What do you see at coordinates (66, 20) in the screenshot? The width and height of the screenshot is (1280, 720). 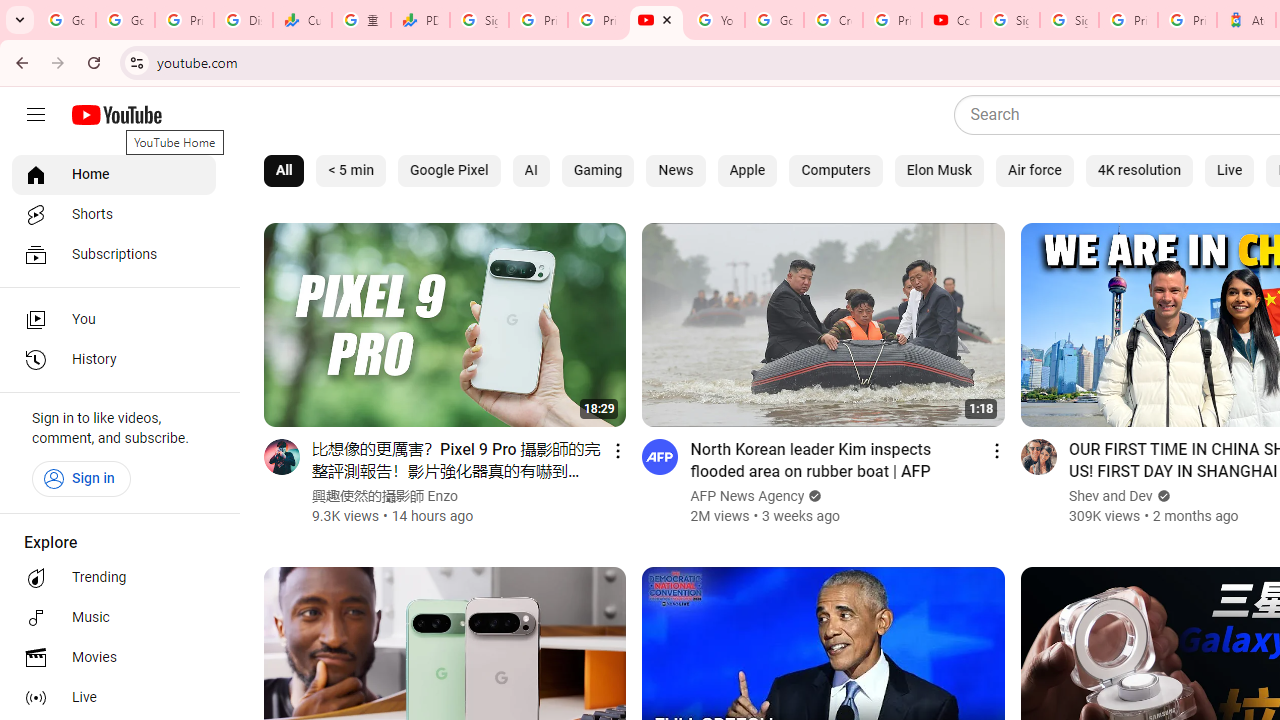 I see `'Google Workspace Admin Community'` at bounding box center [66, 20].